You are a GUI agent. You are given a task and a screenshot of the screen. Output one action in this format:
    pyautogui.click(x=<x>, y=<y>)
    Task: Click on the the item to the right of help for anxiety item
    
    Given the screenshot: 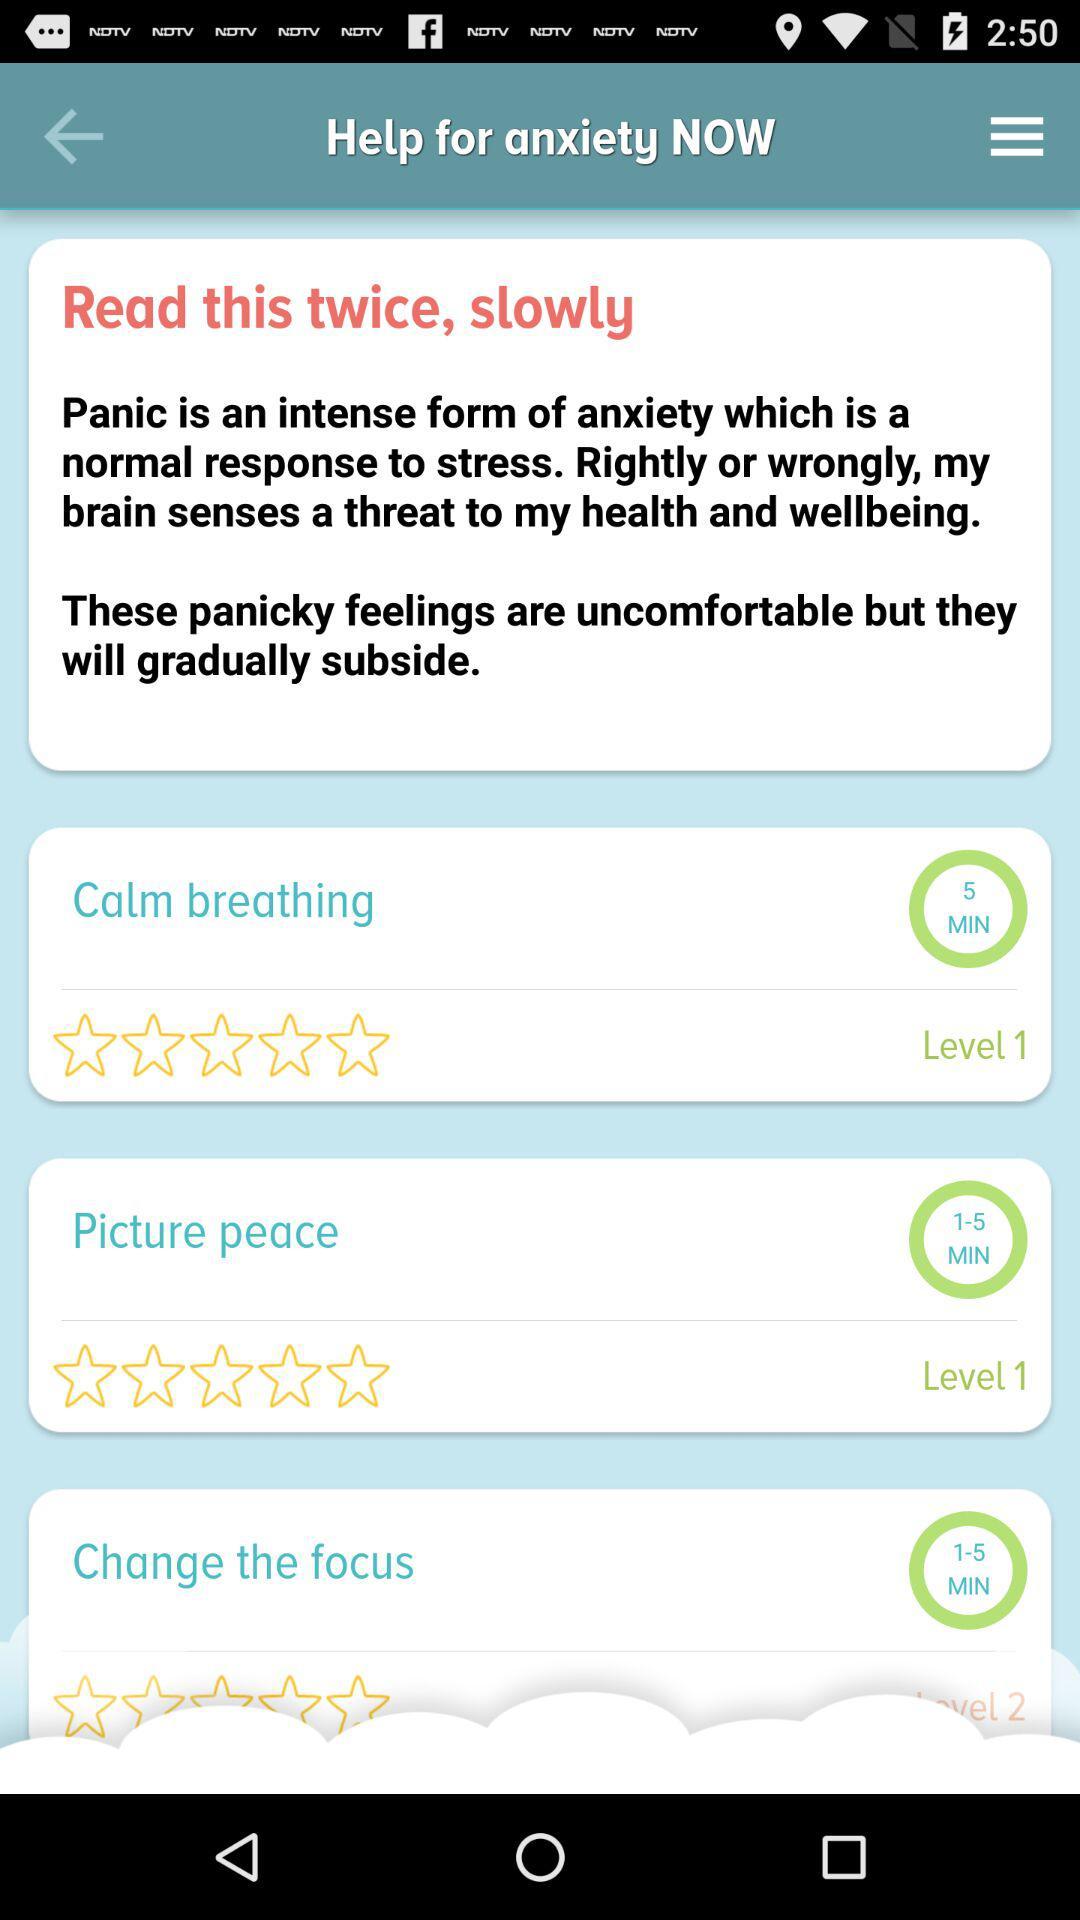 What is the action you would take?
    pyautogui.click(x=1017, y=135)
    